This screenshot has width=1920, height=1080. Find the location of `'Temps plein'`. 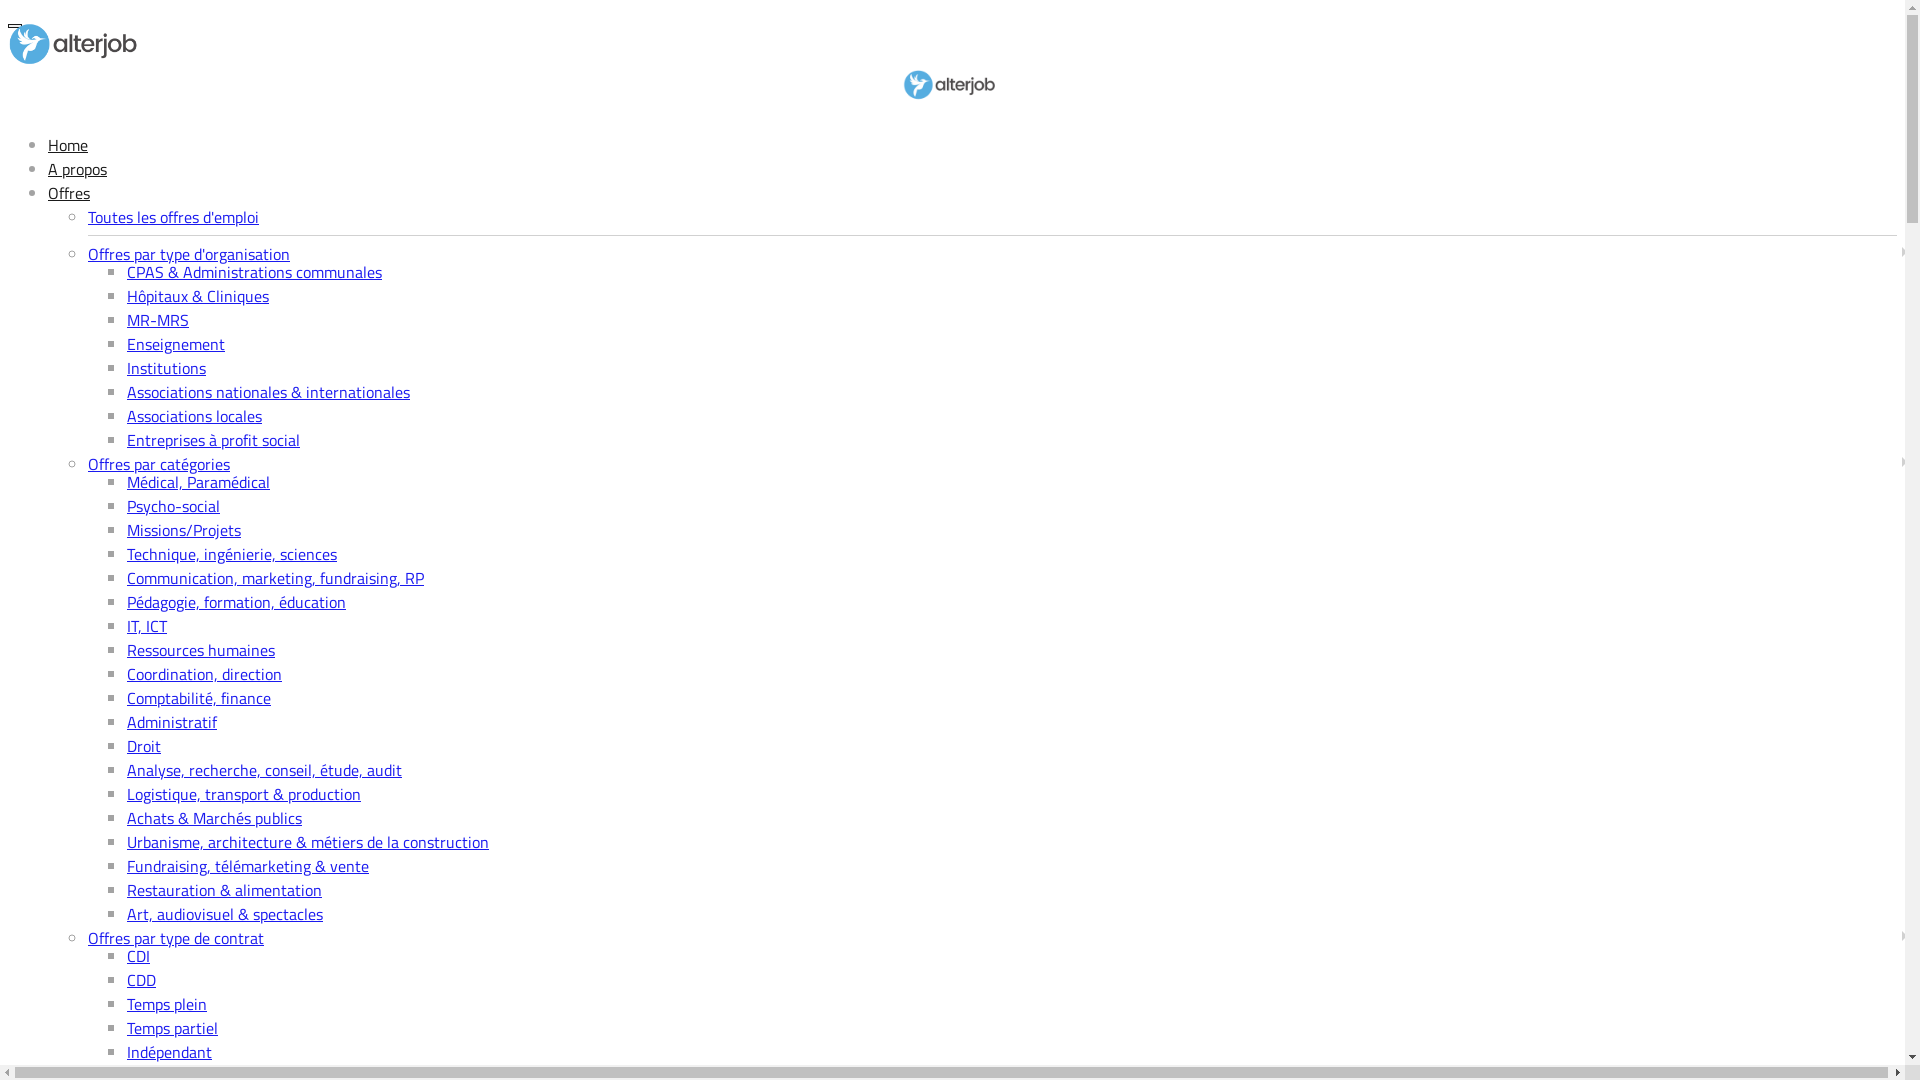

'Temps plein' is located at coordinates (167, 1003).